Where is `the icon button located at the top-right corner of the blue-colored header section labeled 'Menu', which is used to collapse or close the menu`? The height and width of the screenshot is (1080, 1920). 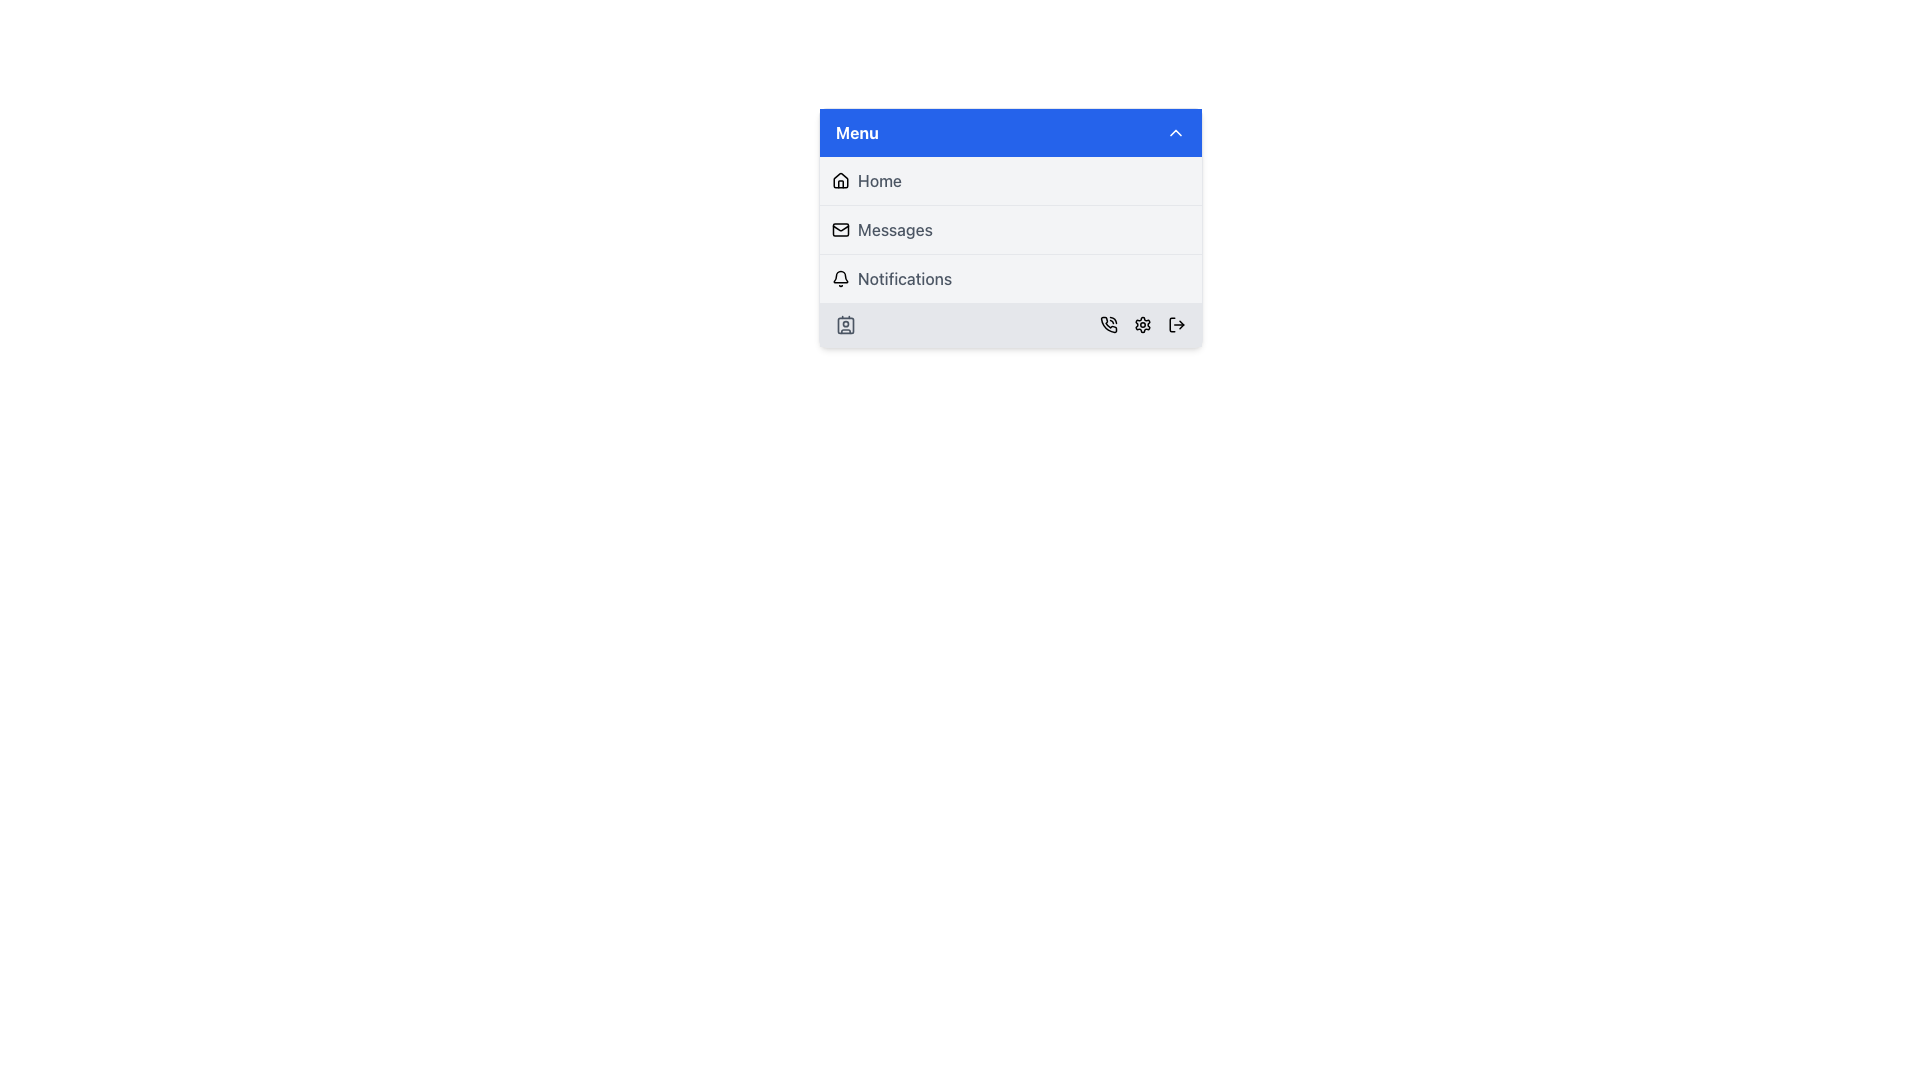 the icon button located at the top-right corner of the blue-colored header section labeled 'Menu', which is used to collapse or close the menu is located at coordinates (1176, 132).